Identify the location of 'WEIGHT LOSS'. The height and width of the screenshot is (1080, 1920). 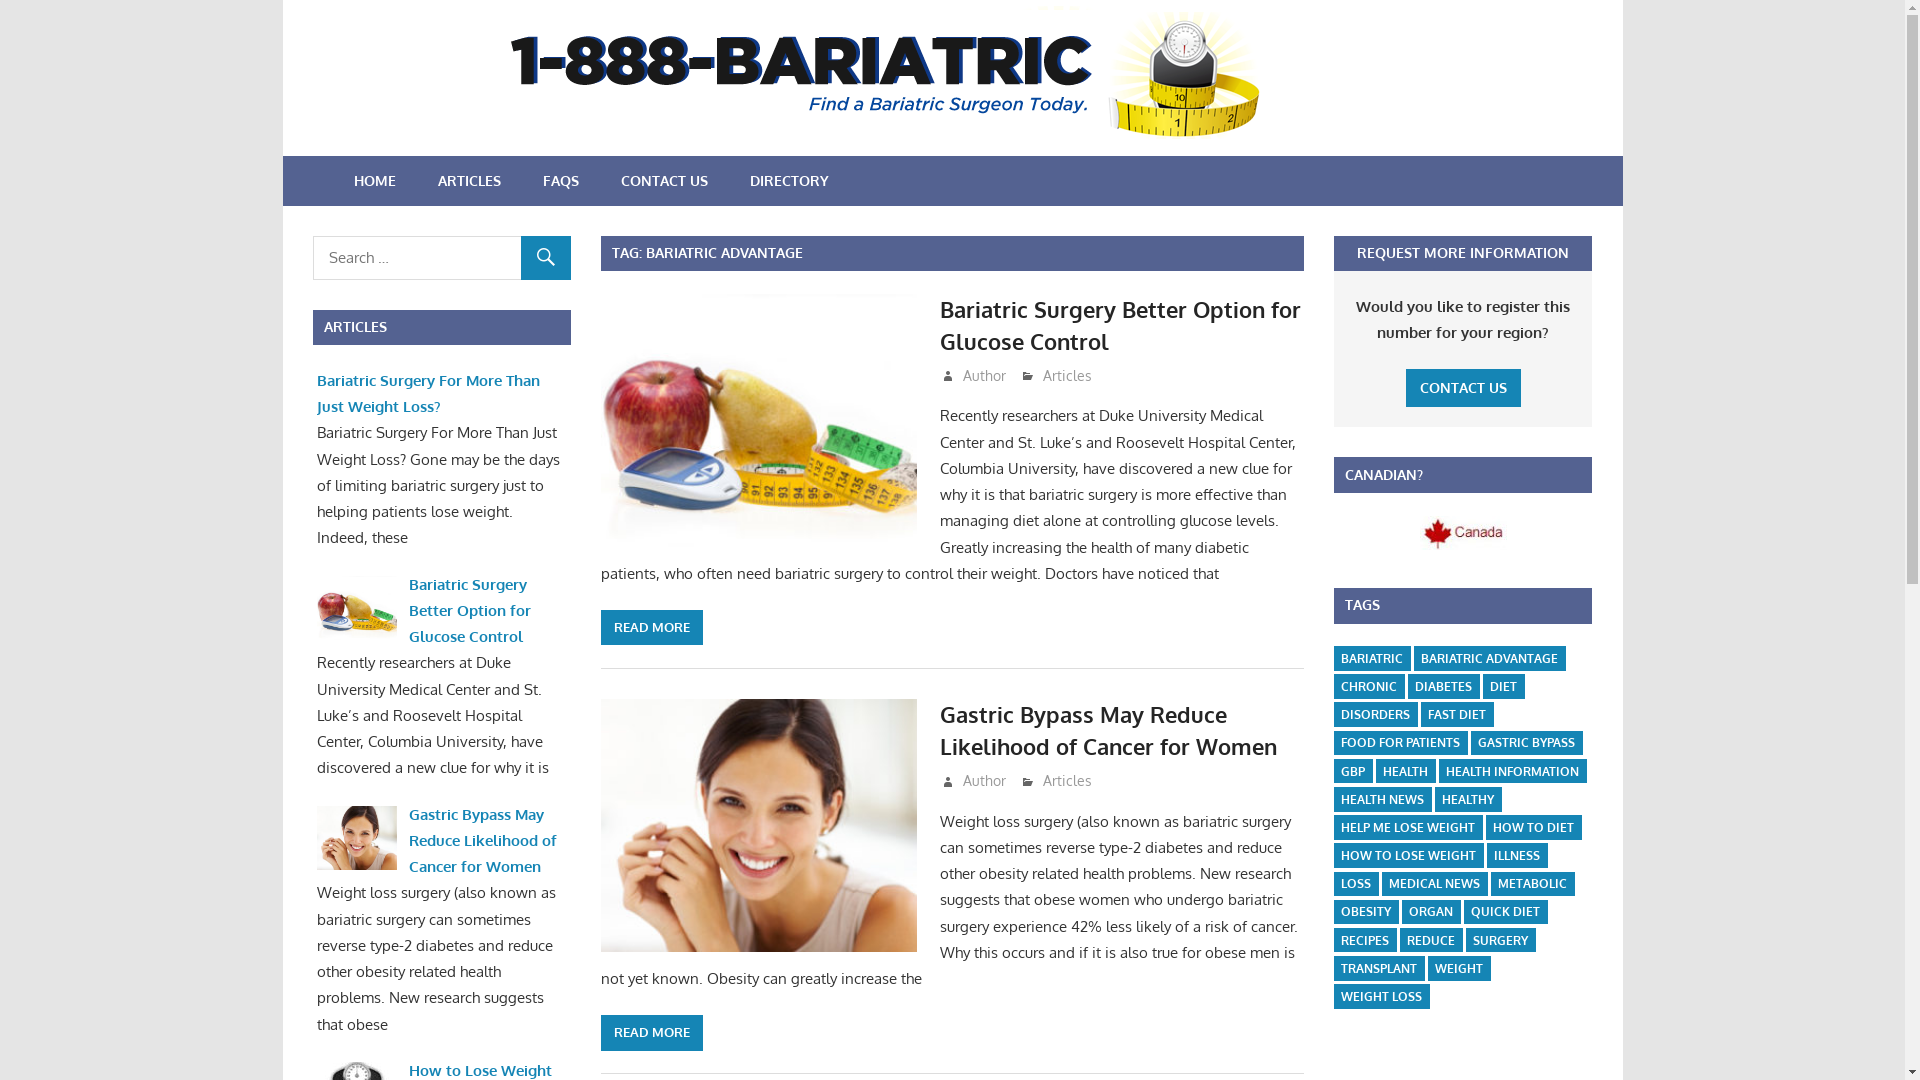
(1380, 996).